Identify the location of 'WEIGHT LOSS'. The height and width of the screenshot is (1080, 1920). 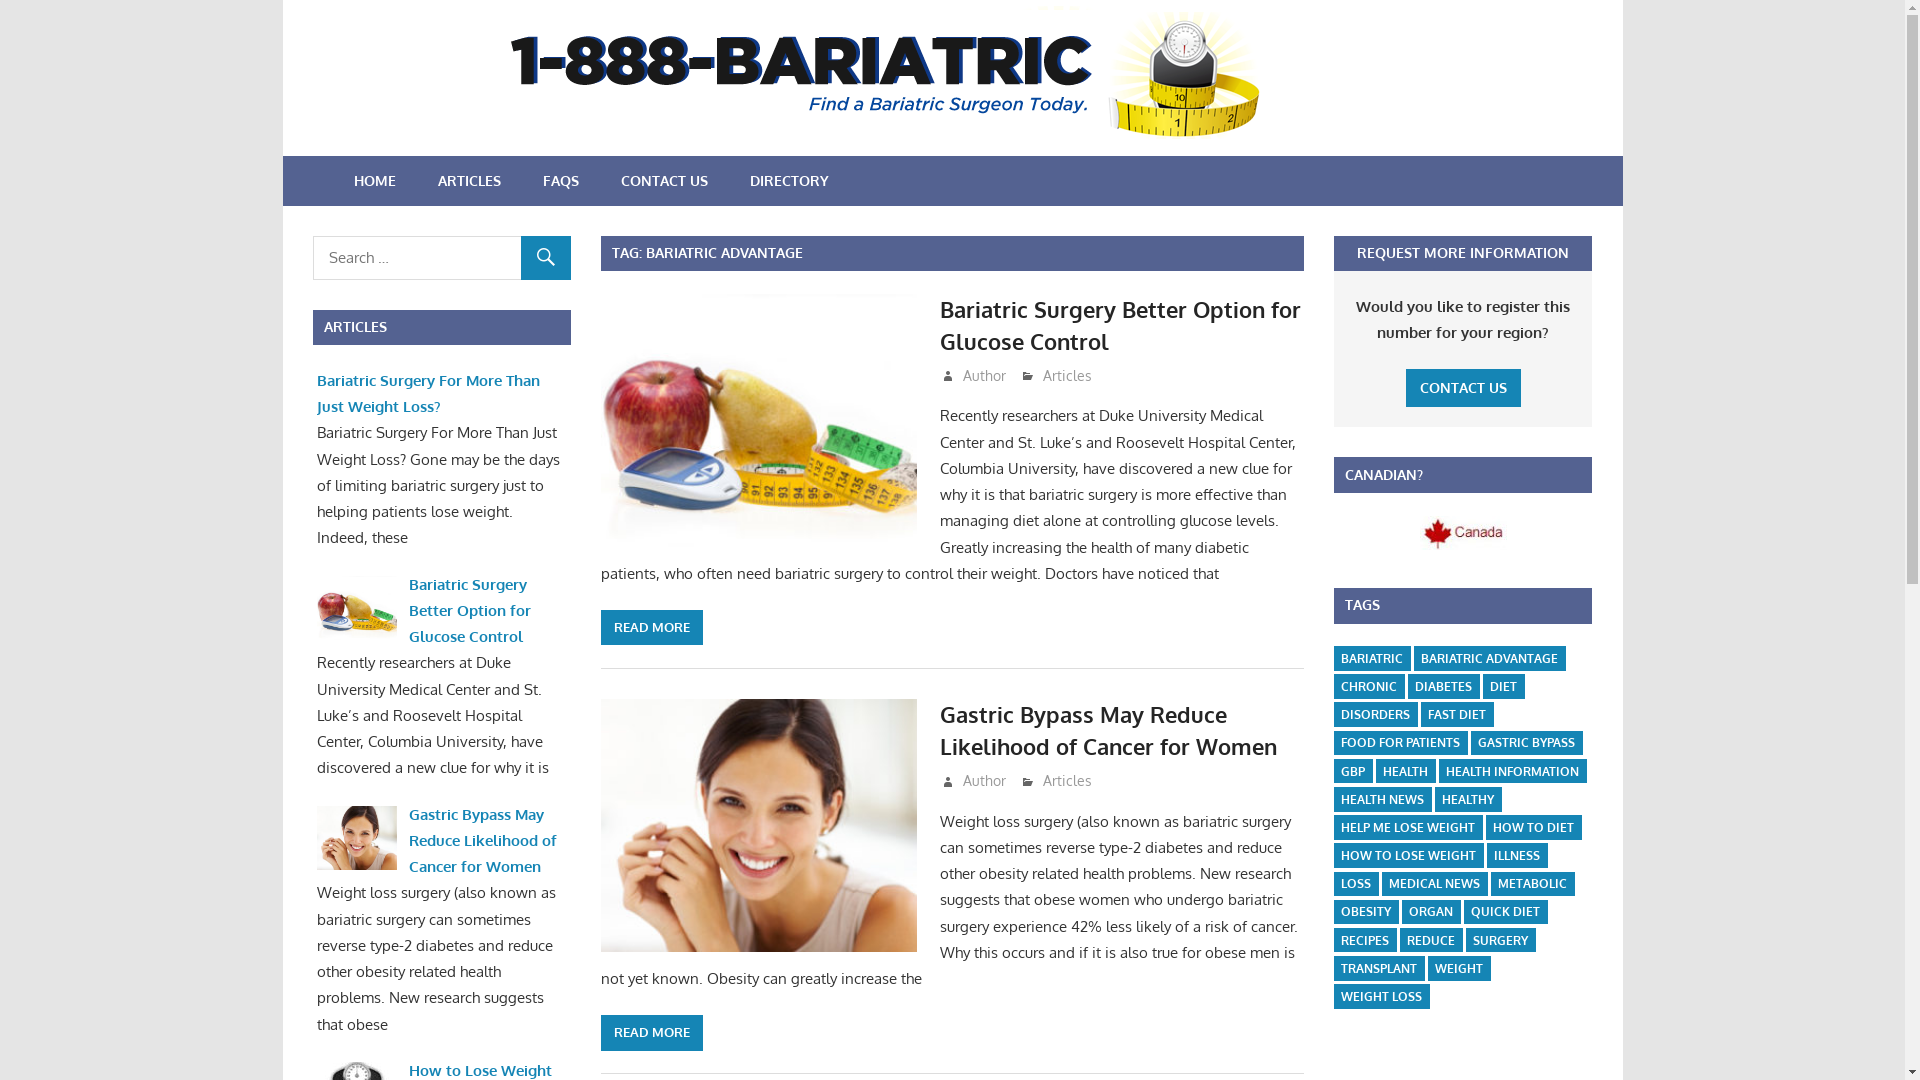
(1380, 996).